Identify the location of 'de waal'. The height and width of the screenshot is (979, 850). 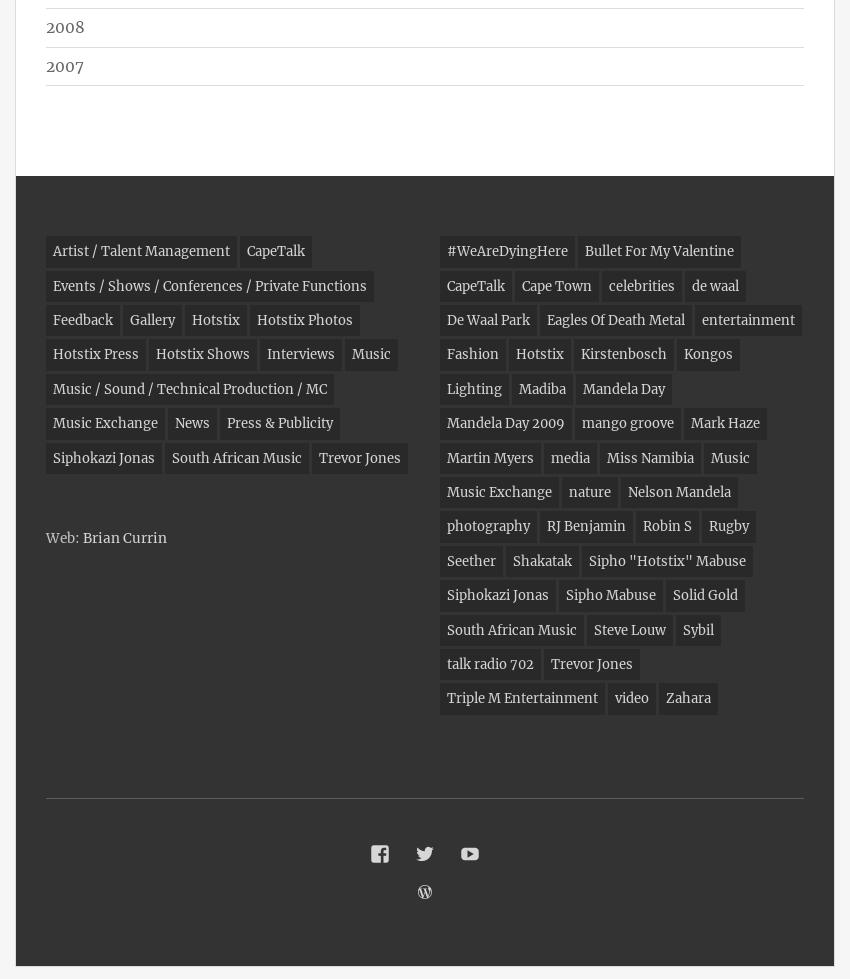
(690, 285).